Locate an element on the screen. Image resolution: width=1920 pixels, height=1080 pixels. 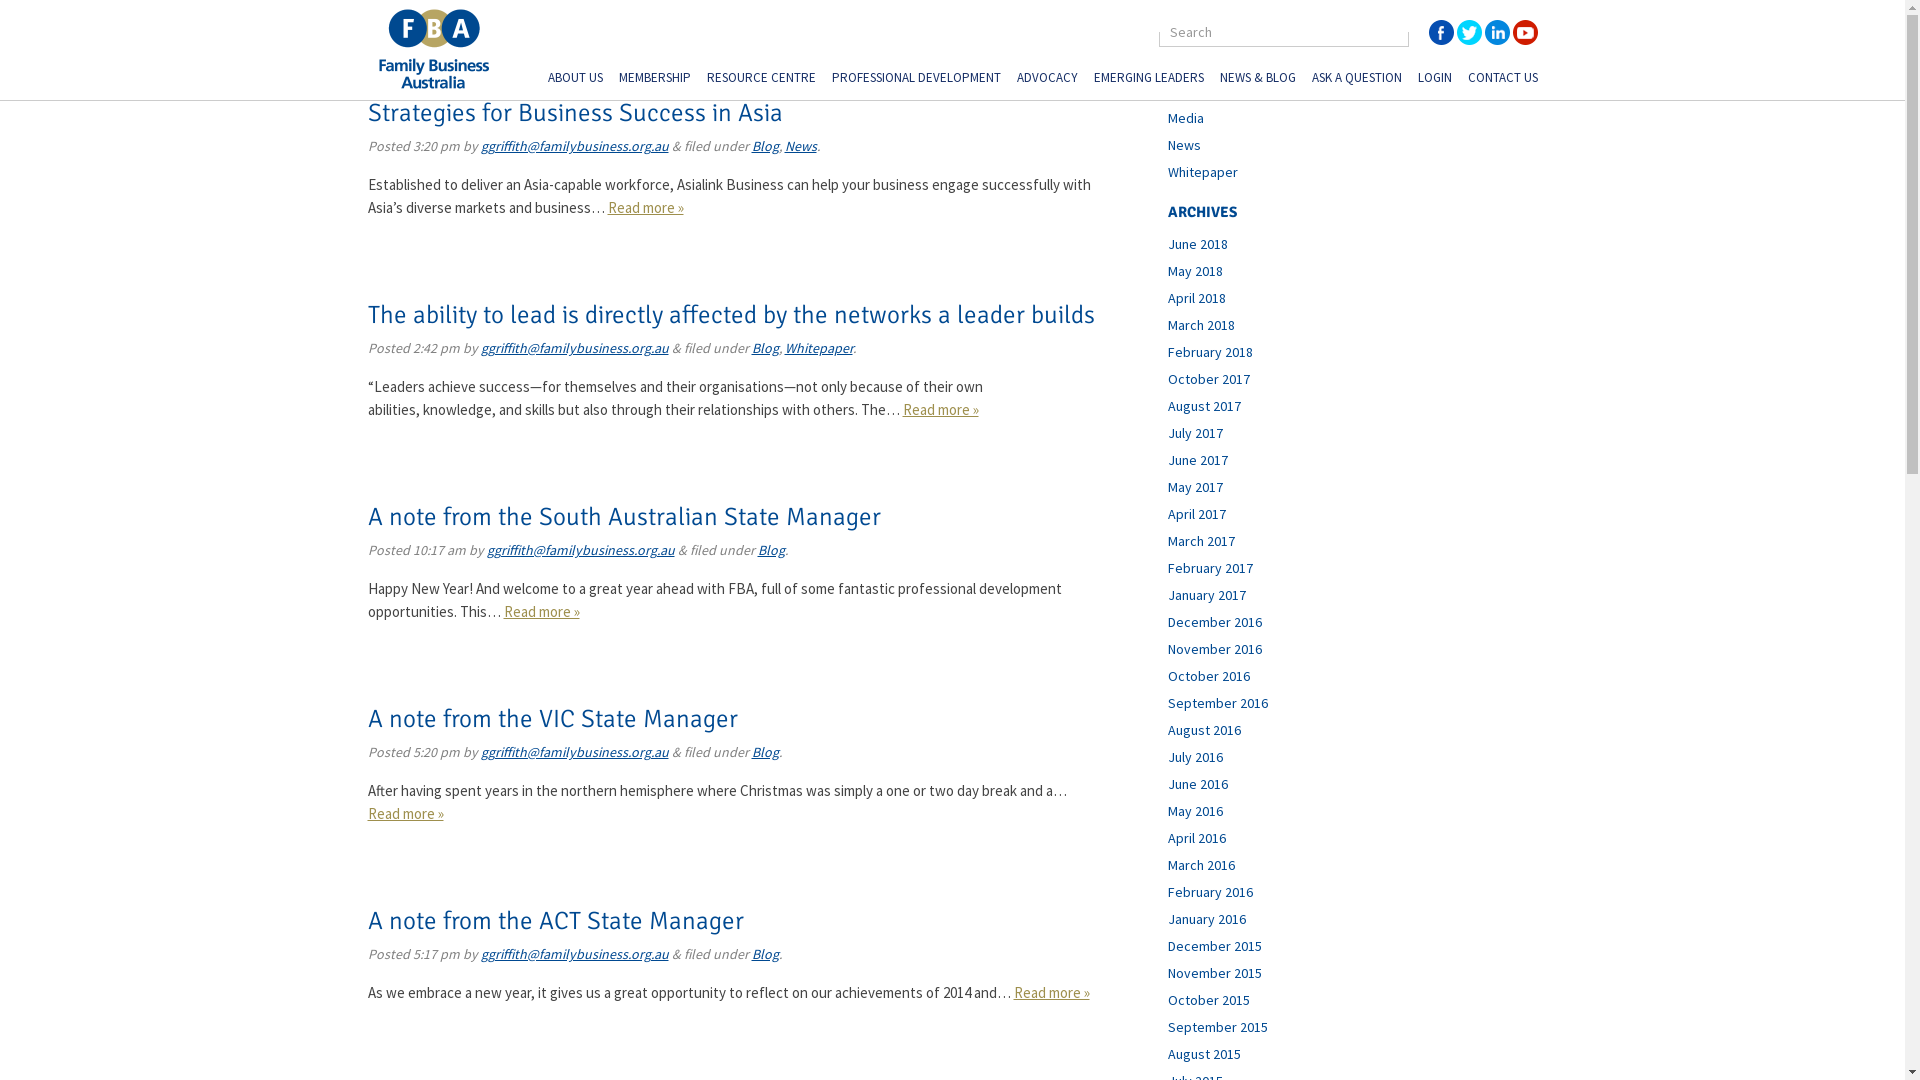
'July 2017' is located at coordinates (1195, 431).